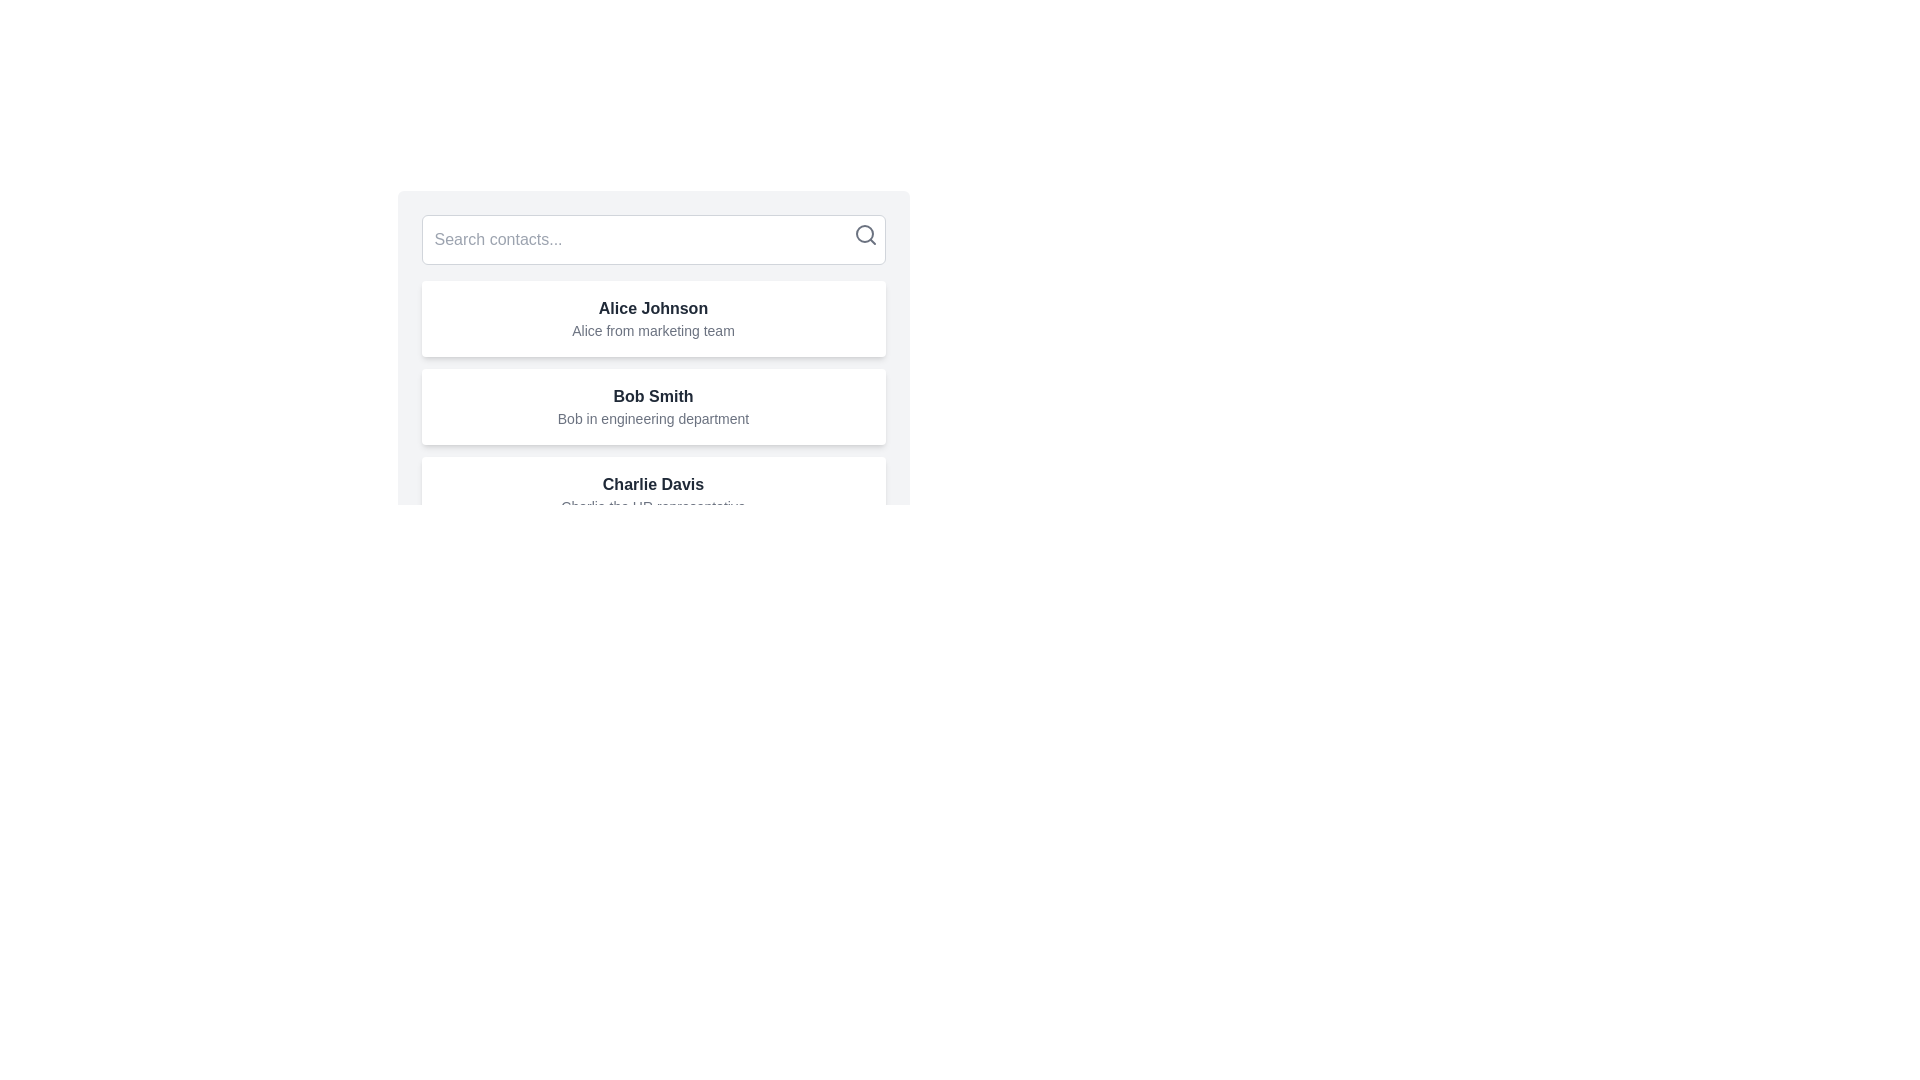 The height and width of the screenshot is (1080, 1920). Describe the element at coordinates (653, 418) in the screenshot. I see `text label displaying 'Bob in engineering department', which is located beneath the bolded text 'Bob Smith' within a card in a list of similar cards` at that location.